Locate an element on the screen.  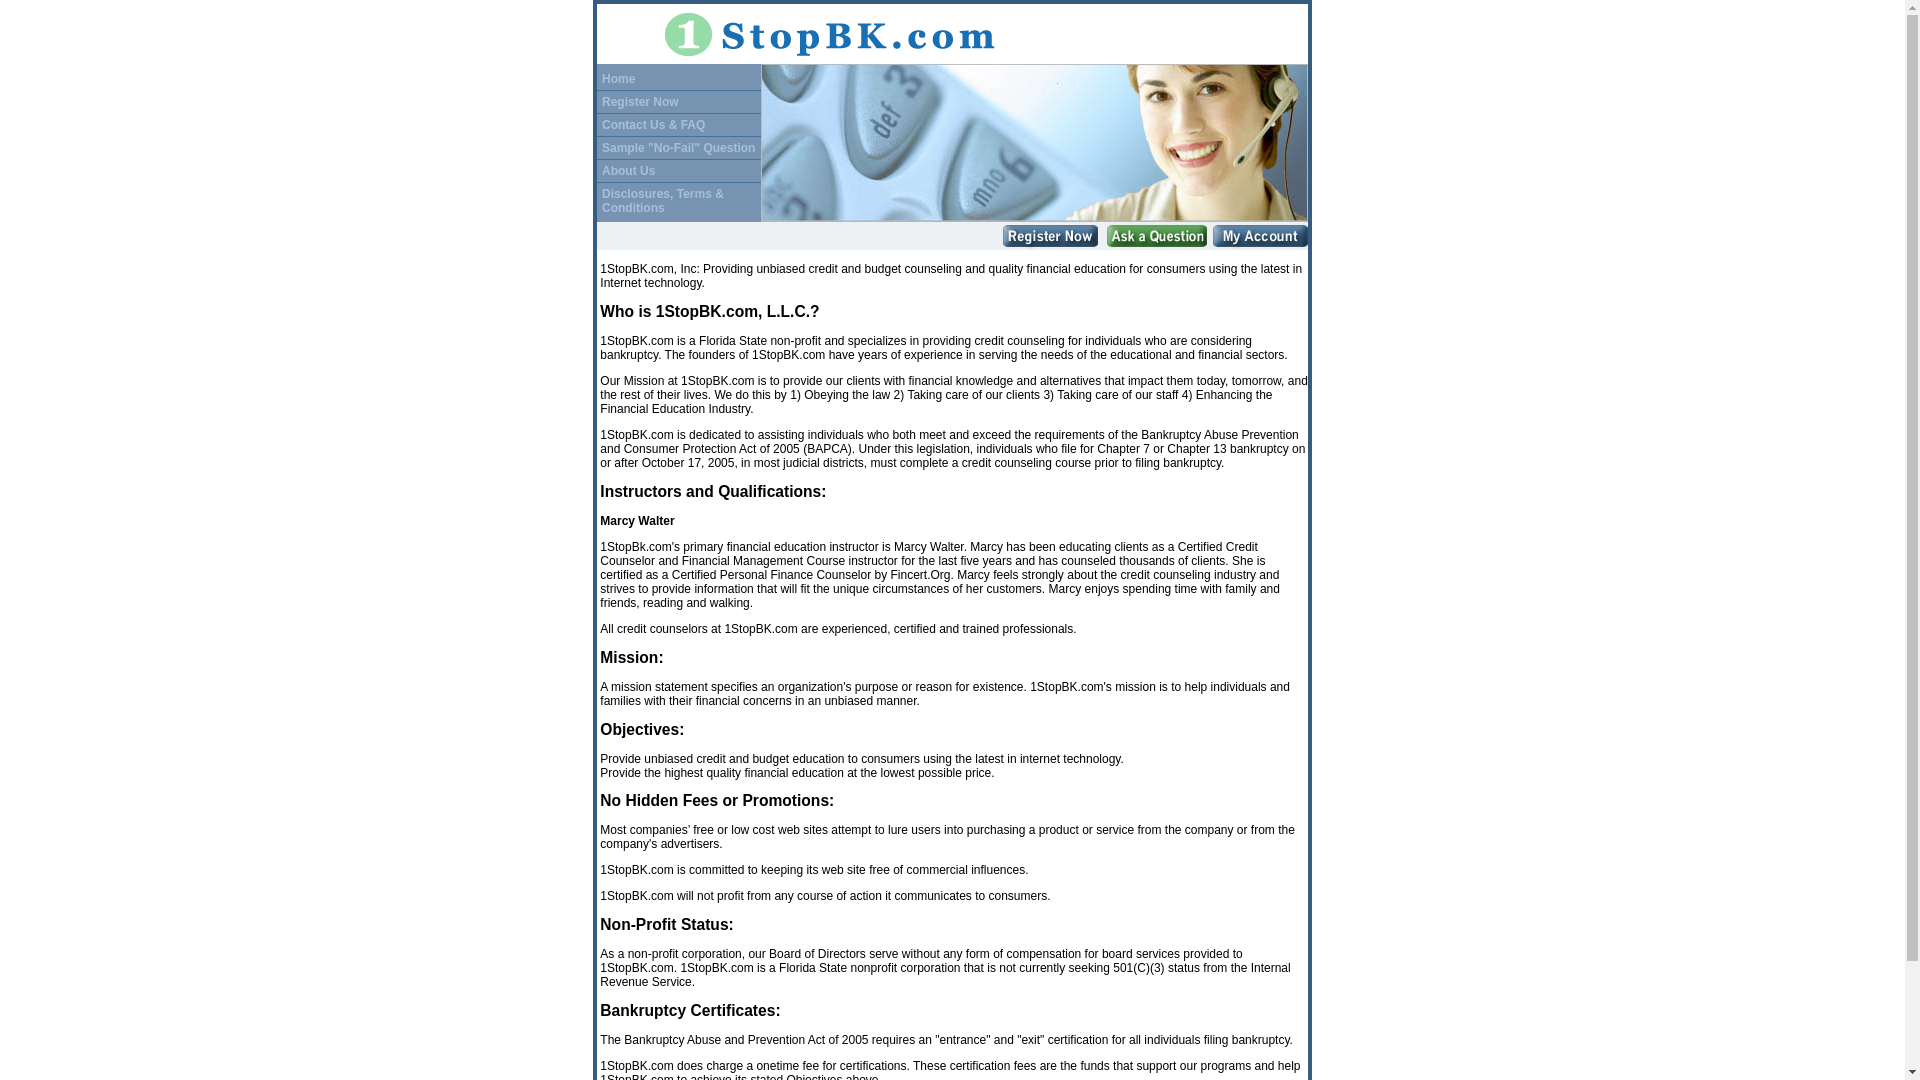
'Disclosures, Terms & Conditions' is located at coordinates (662, 200).